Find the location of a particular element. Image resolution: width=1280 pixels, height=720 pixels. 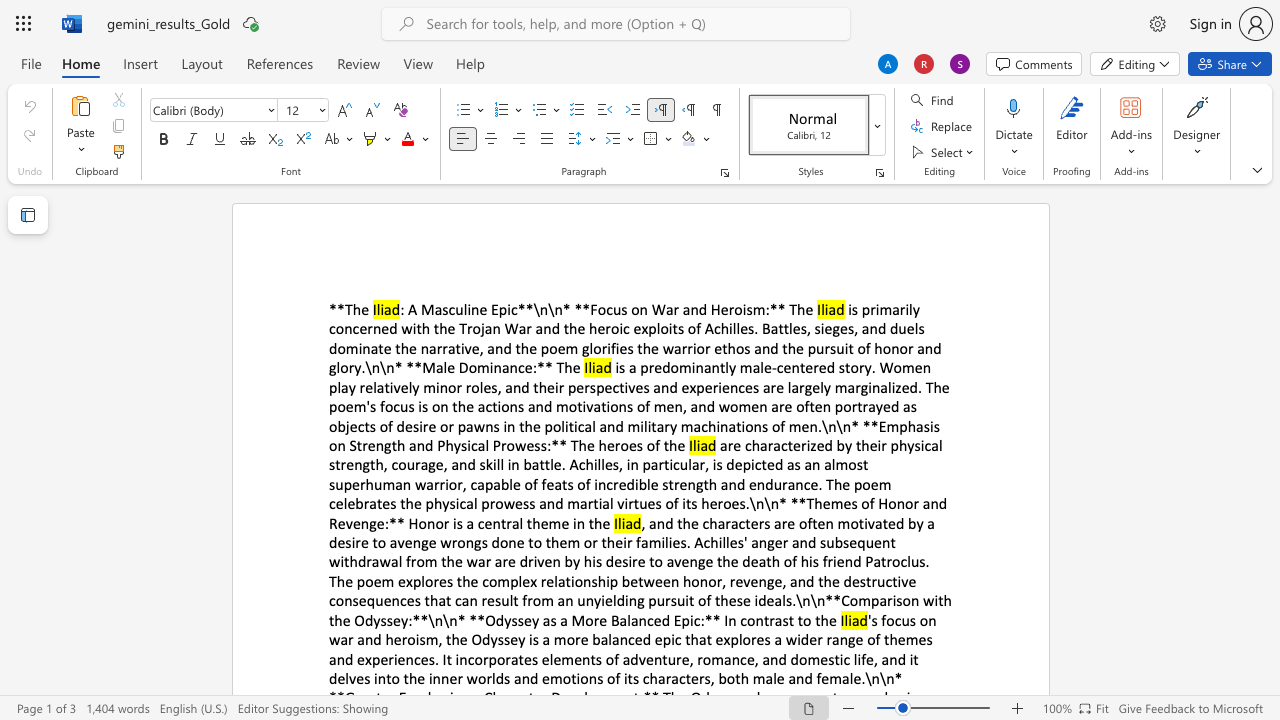

the 7th character "s" in the text is located at coordinates (859, 464).